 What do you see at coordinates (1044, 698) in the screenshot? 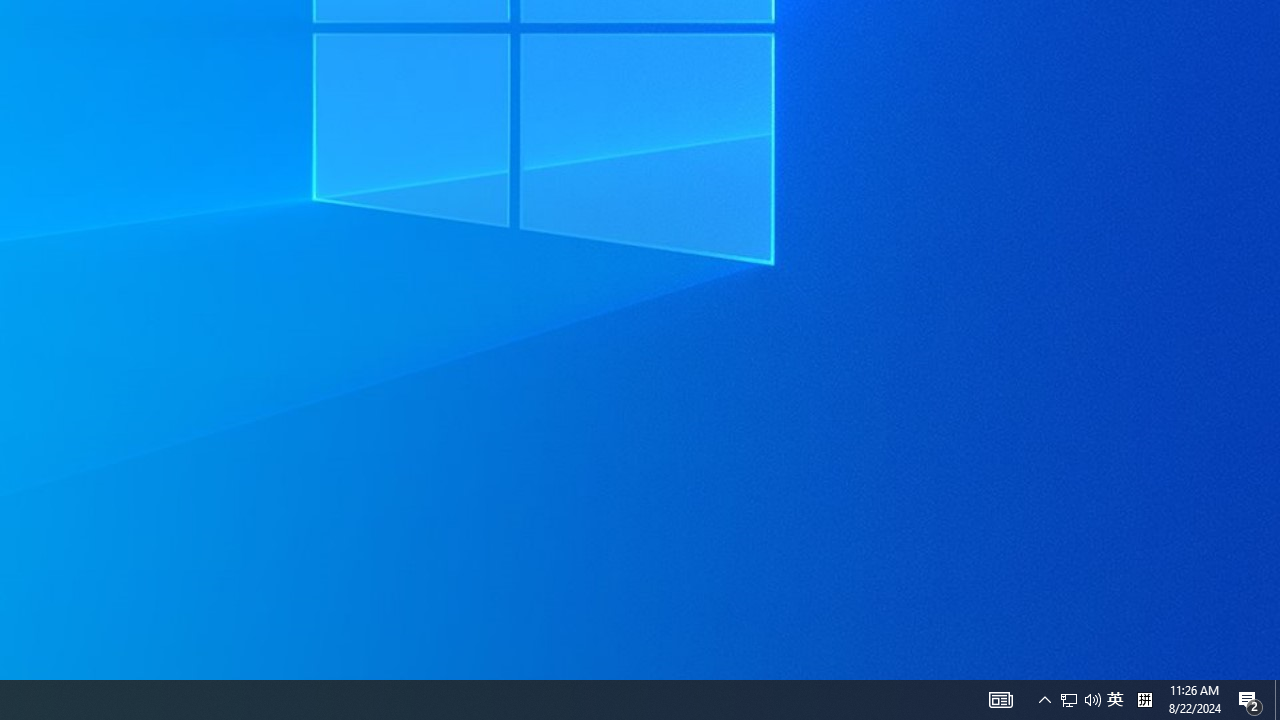
I see `'Notification Chevron'` at bounding box center [1044, 698].